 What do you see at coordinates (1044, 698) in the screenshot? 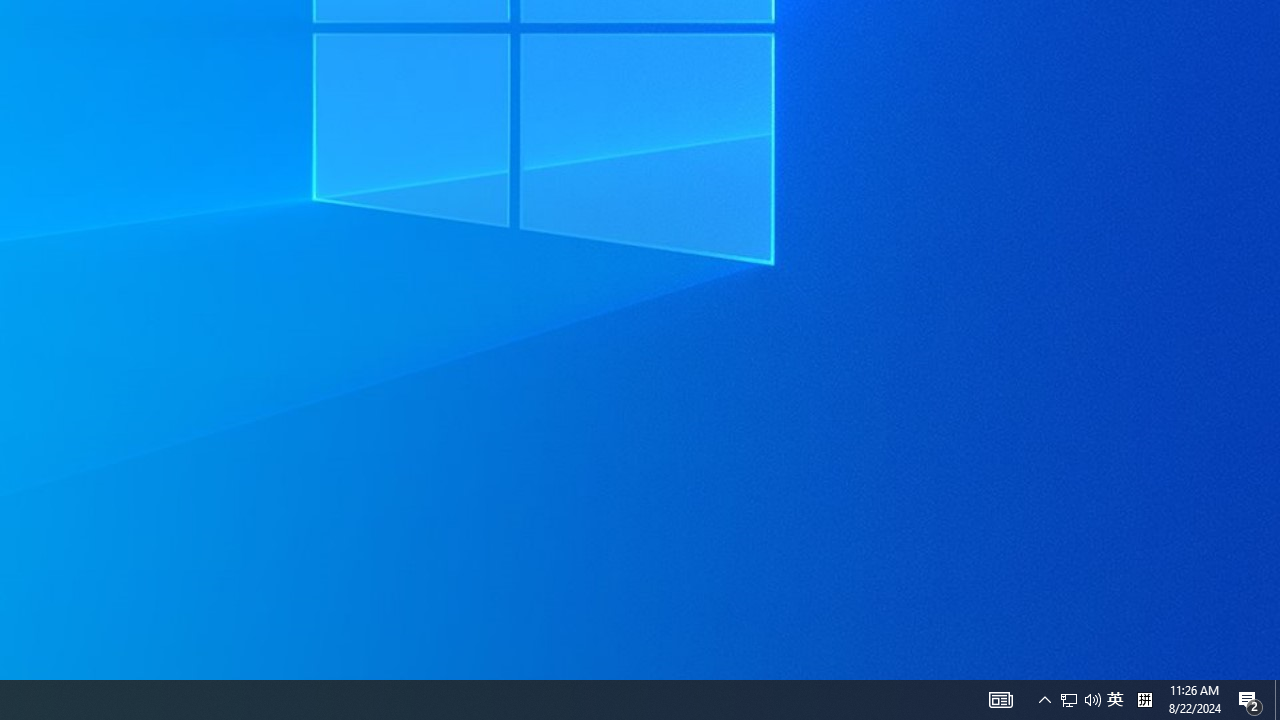
I see `'Notification Chevron'` at bounding box center [1044, 698].